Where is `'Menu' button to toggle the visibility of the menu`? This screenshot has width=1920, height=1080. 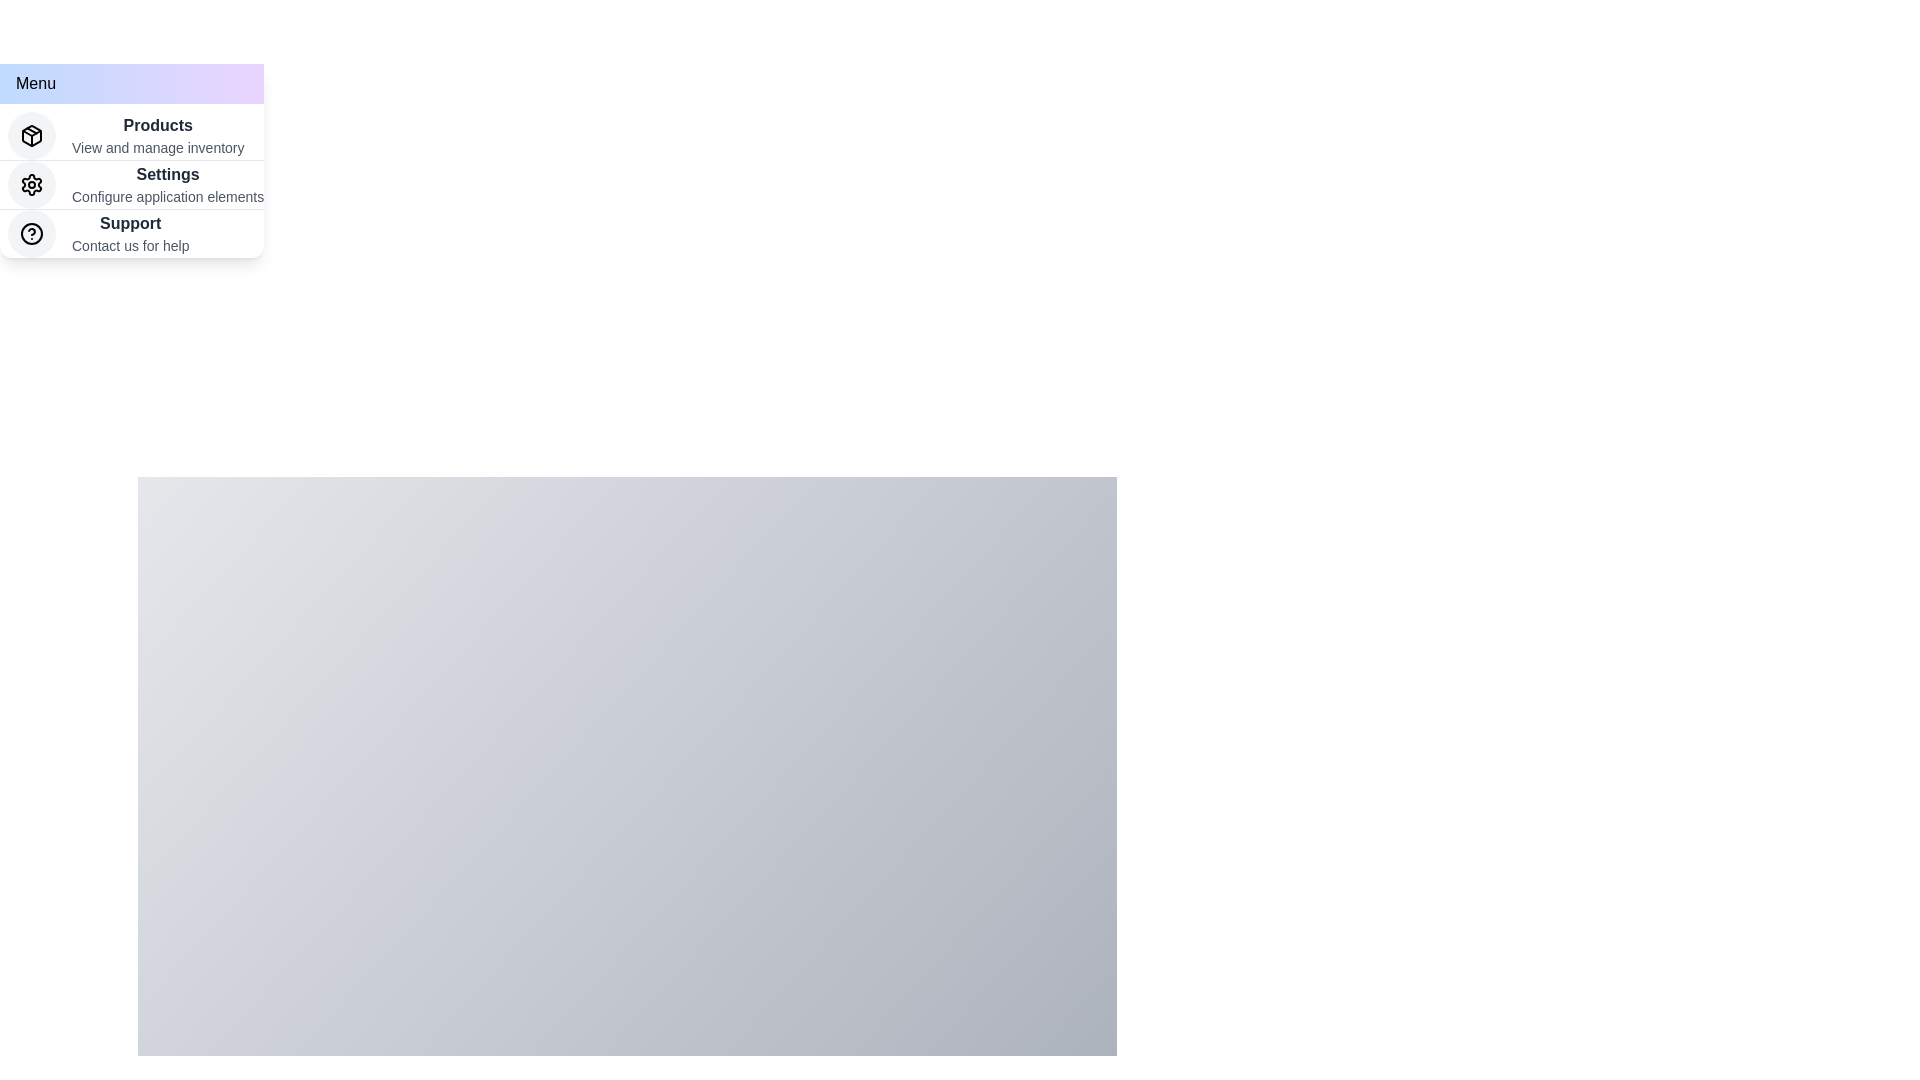 'Menu' button to toggle the visibility of the menu is located at coordinates (131, 83).